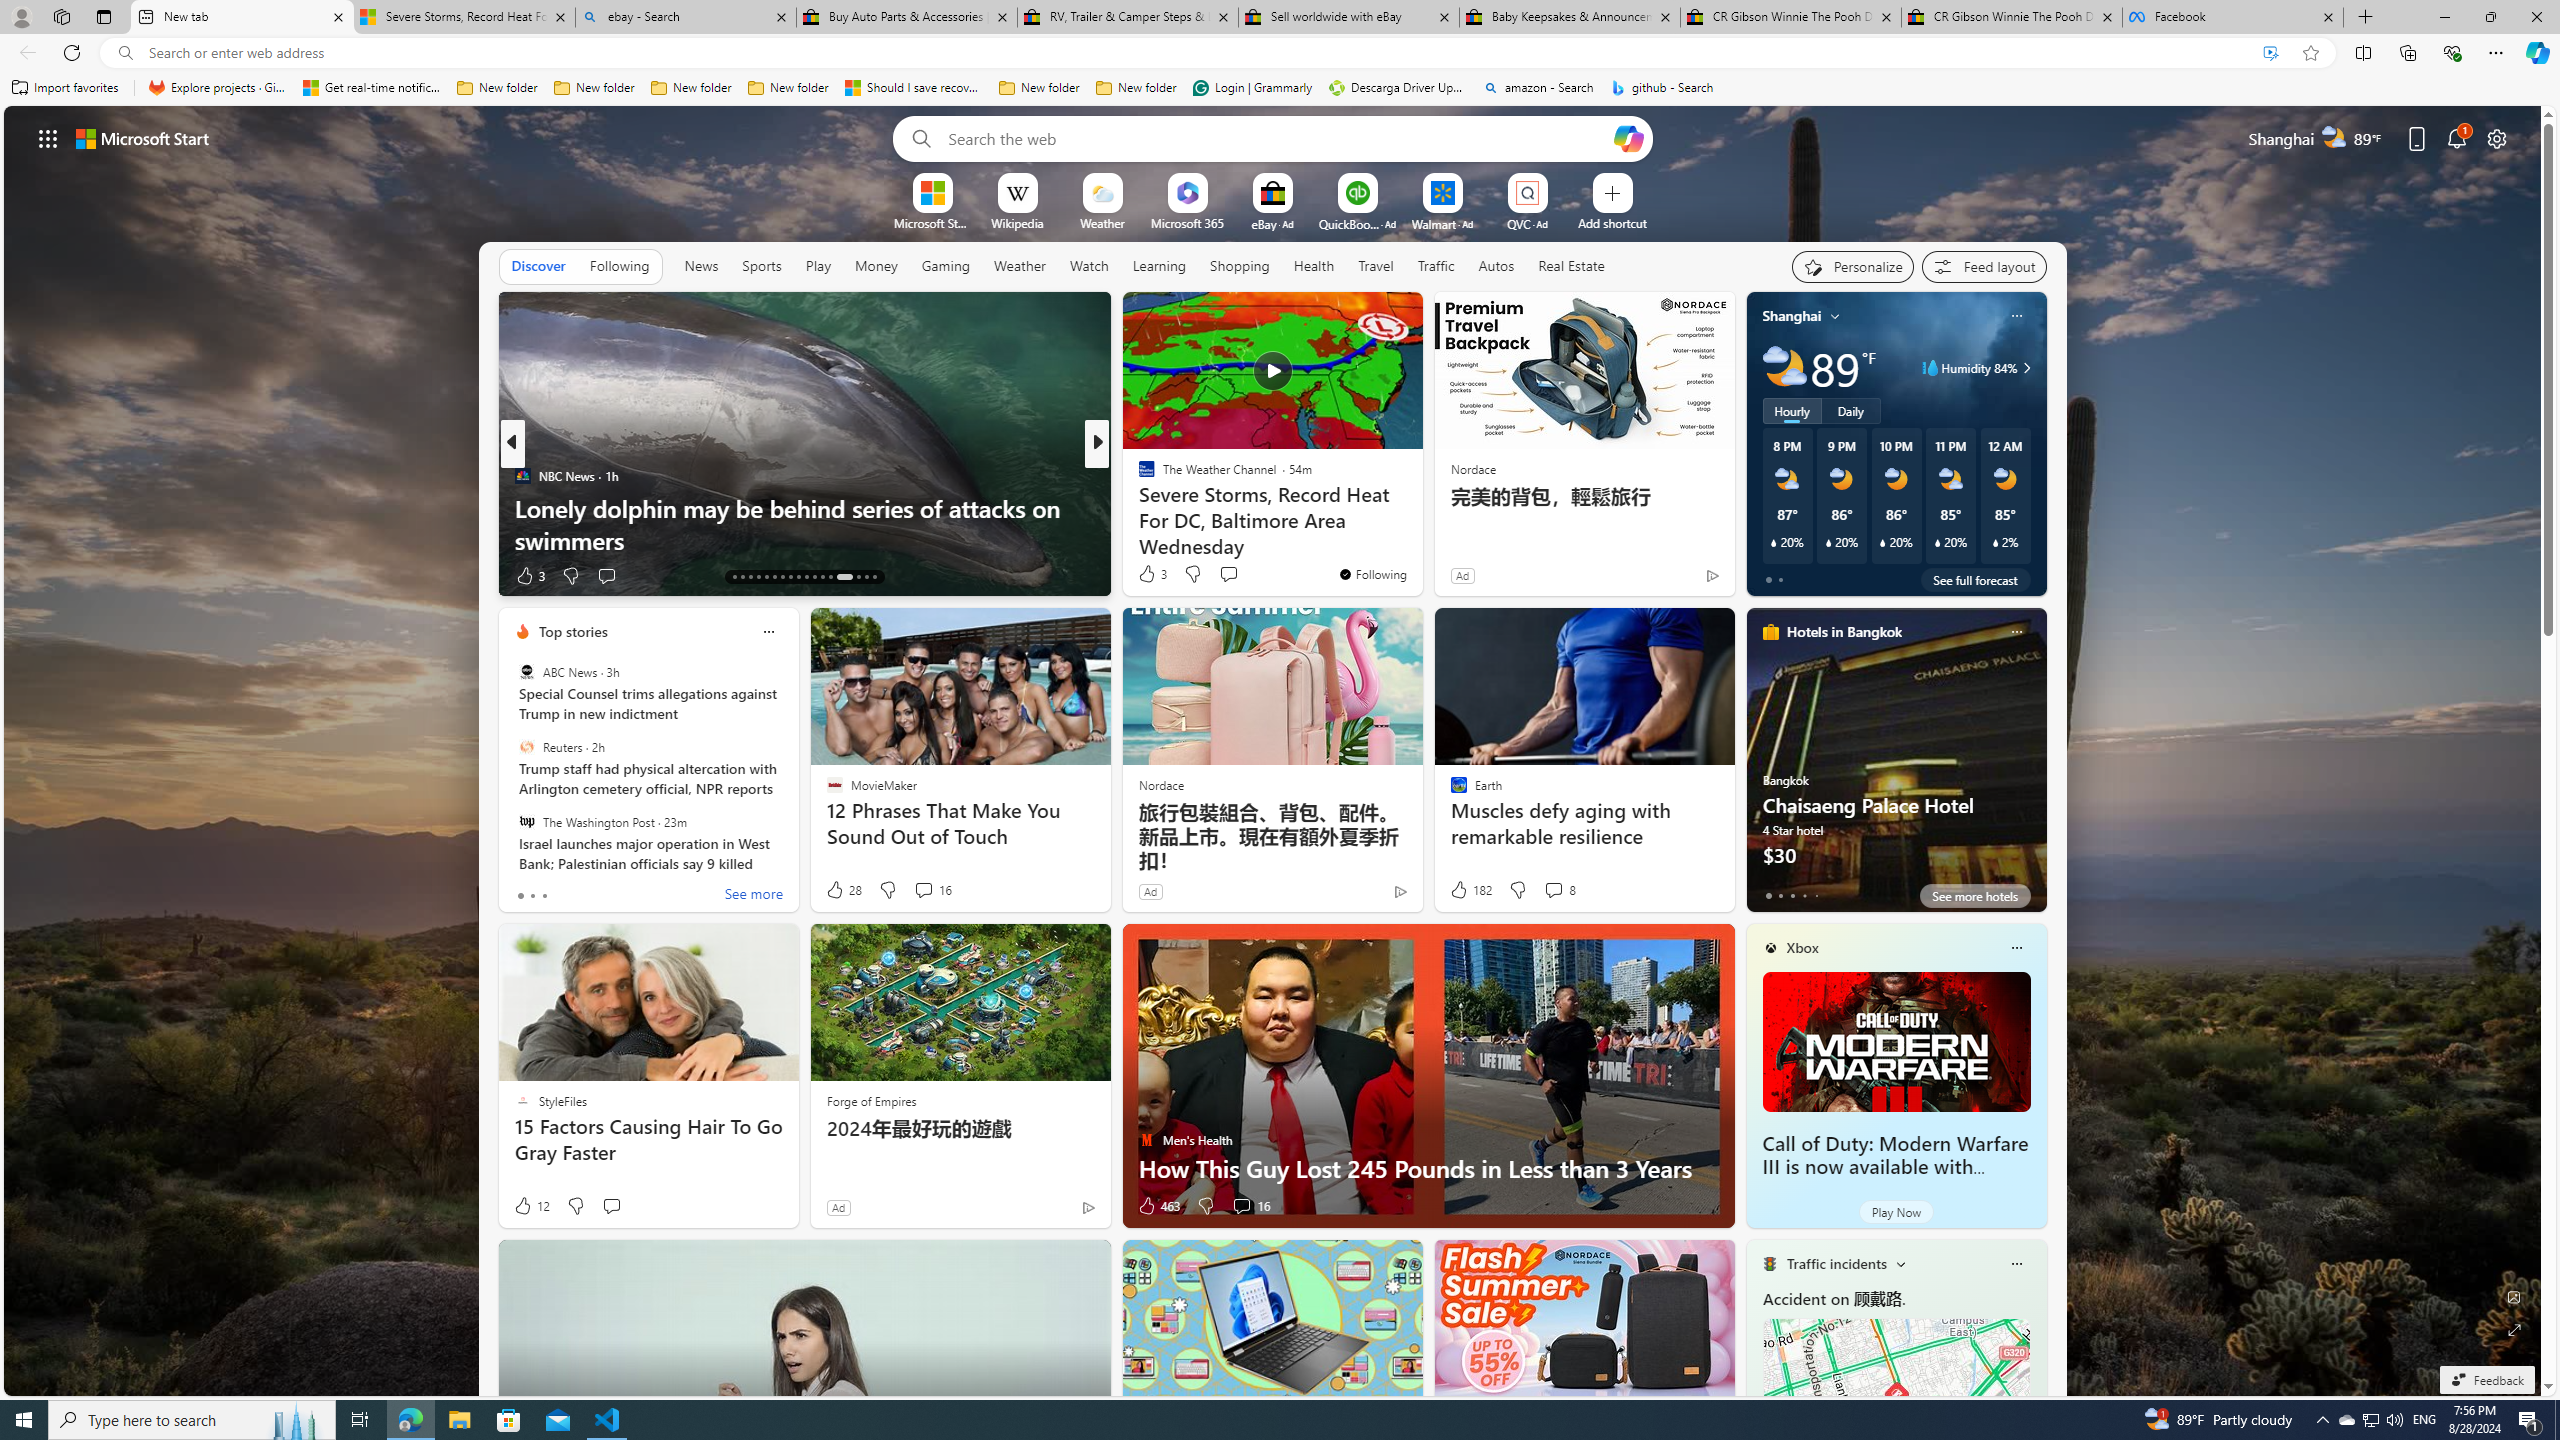  I want to click on 'AutomationID: tab-24', so click(823, 577).